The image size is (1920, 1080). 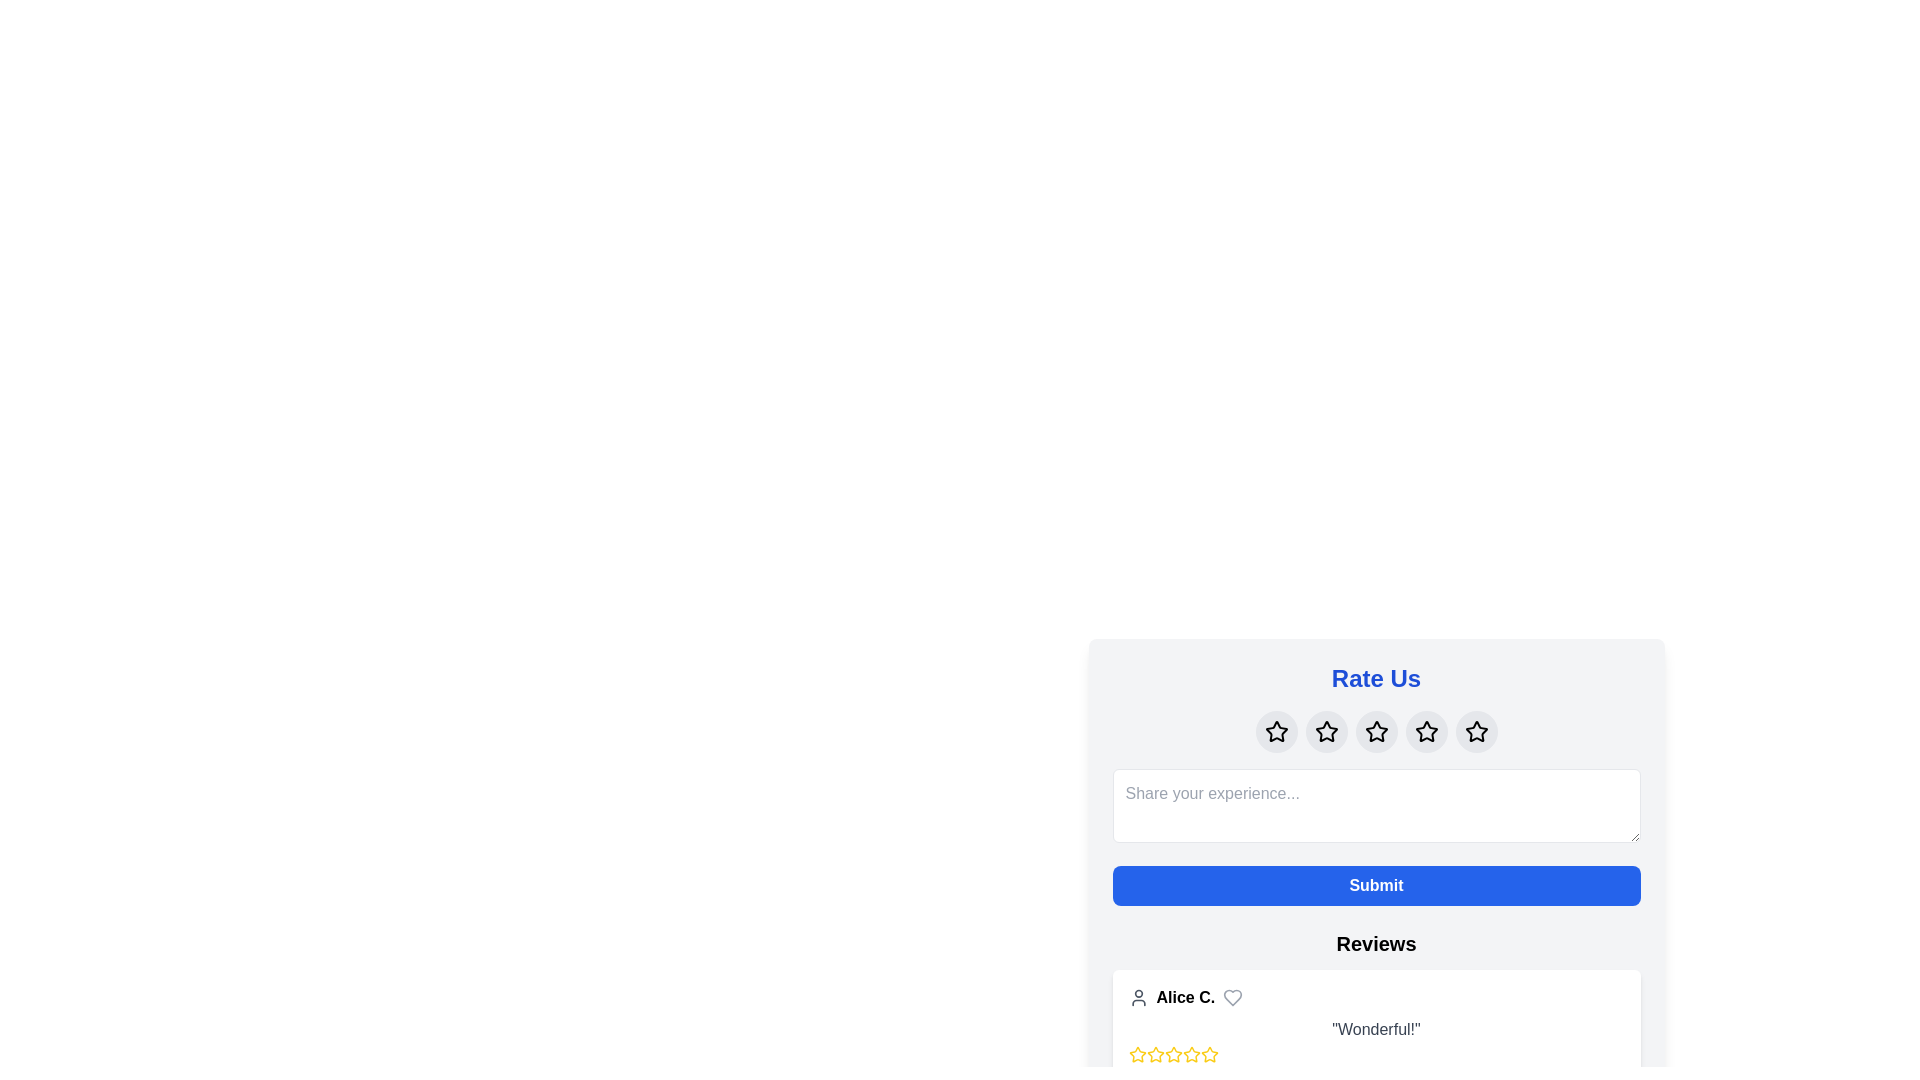 I want to click on the fourth star icon in the rating system to modify the rating, so click(x=1173, y=1054).